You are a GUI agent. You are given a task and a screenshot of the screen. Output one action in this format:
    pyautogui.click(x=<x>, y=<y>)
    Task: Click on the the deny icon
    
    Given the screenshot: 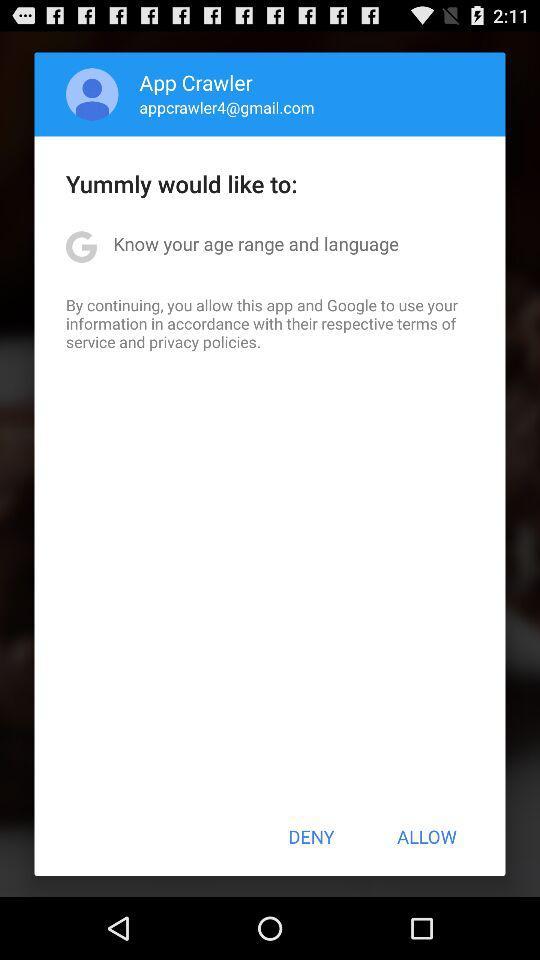 What is the action you would take?
    pyautogui.click(x=311, y=836)
    